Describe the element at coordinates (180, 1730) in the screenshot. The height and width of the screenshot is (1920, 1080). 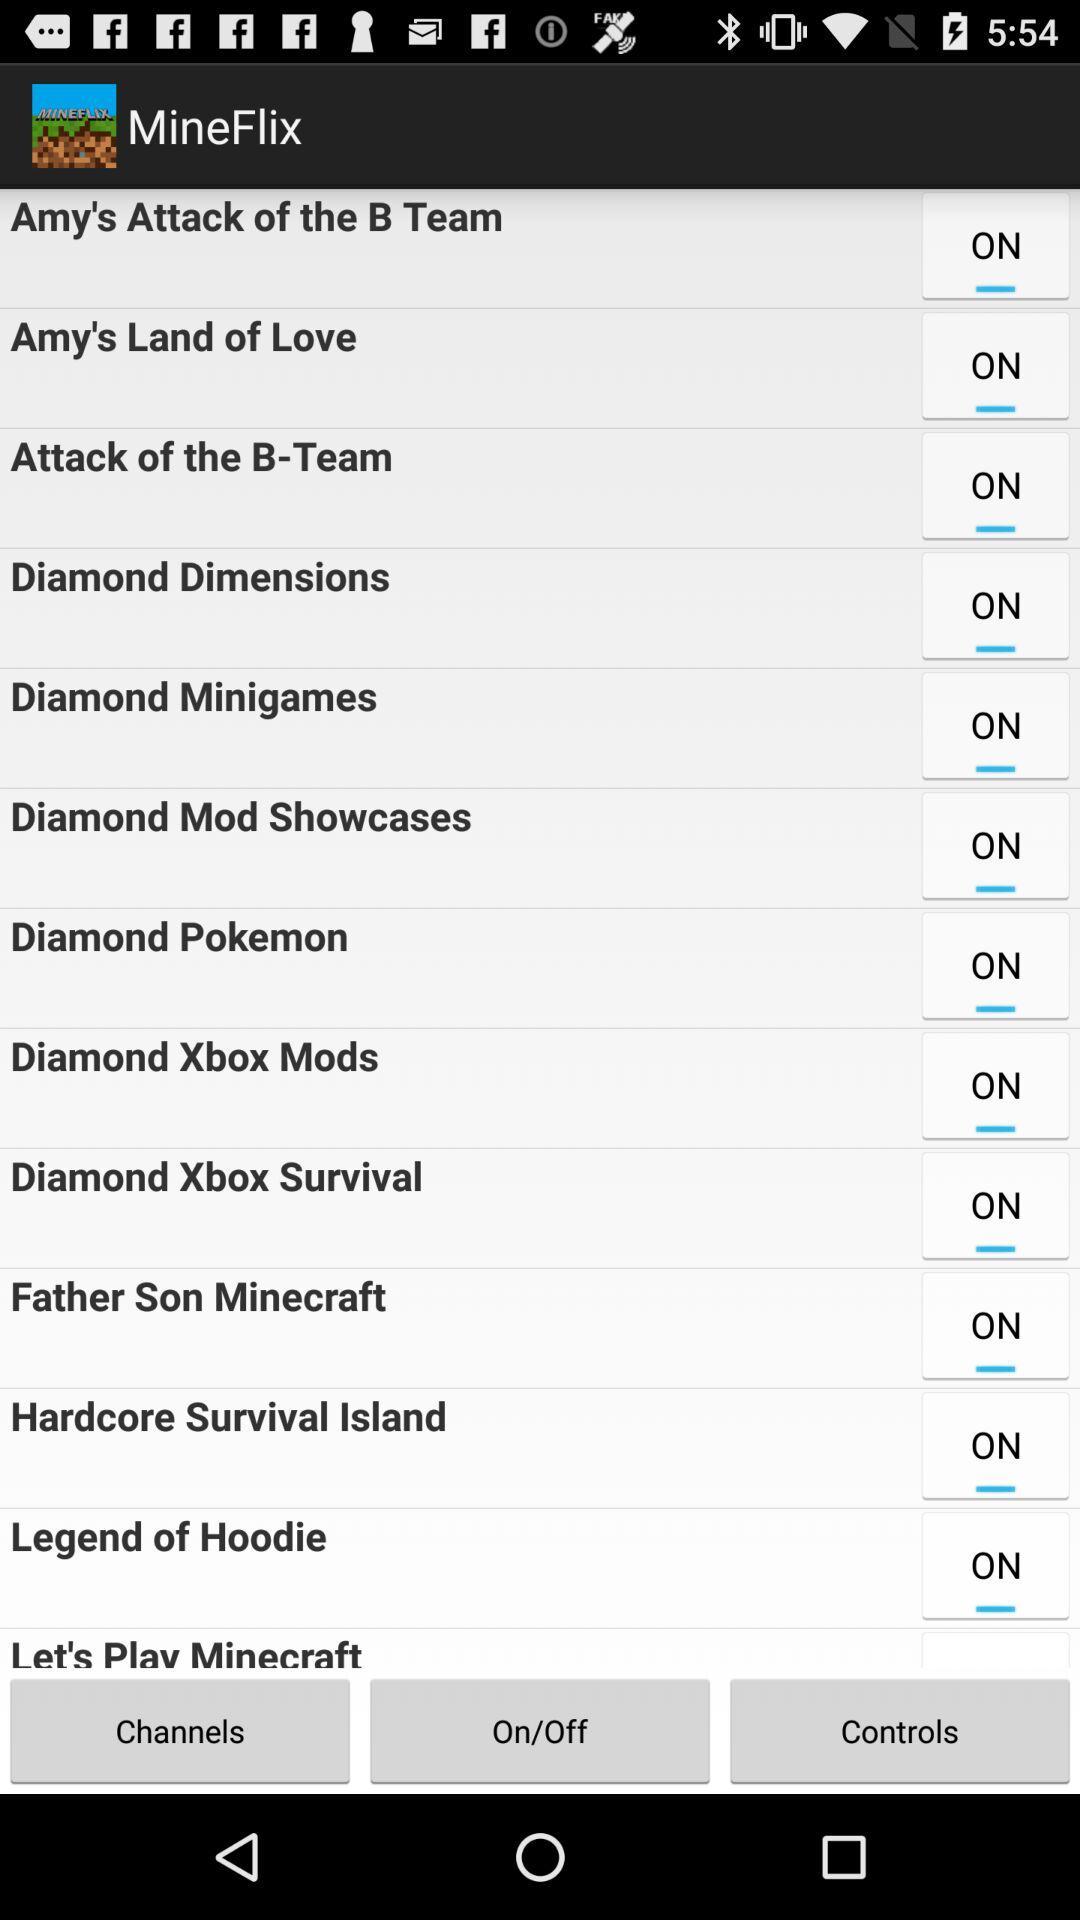
I see `the item below the let s play item` at that location.